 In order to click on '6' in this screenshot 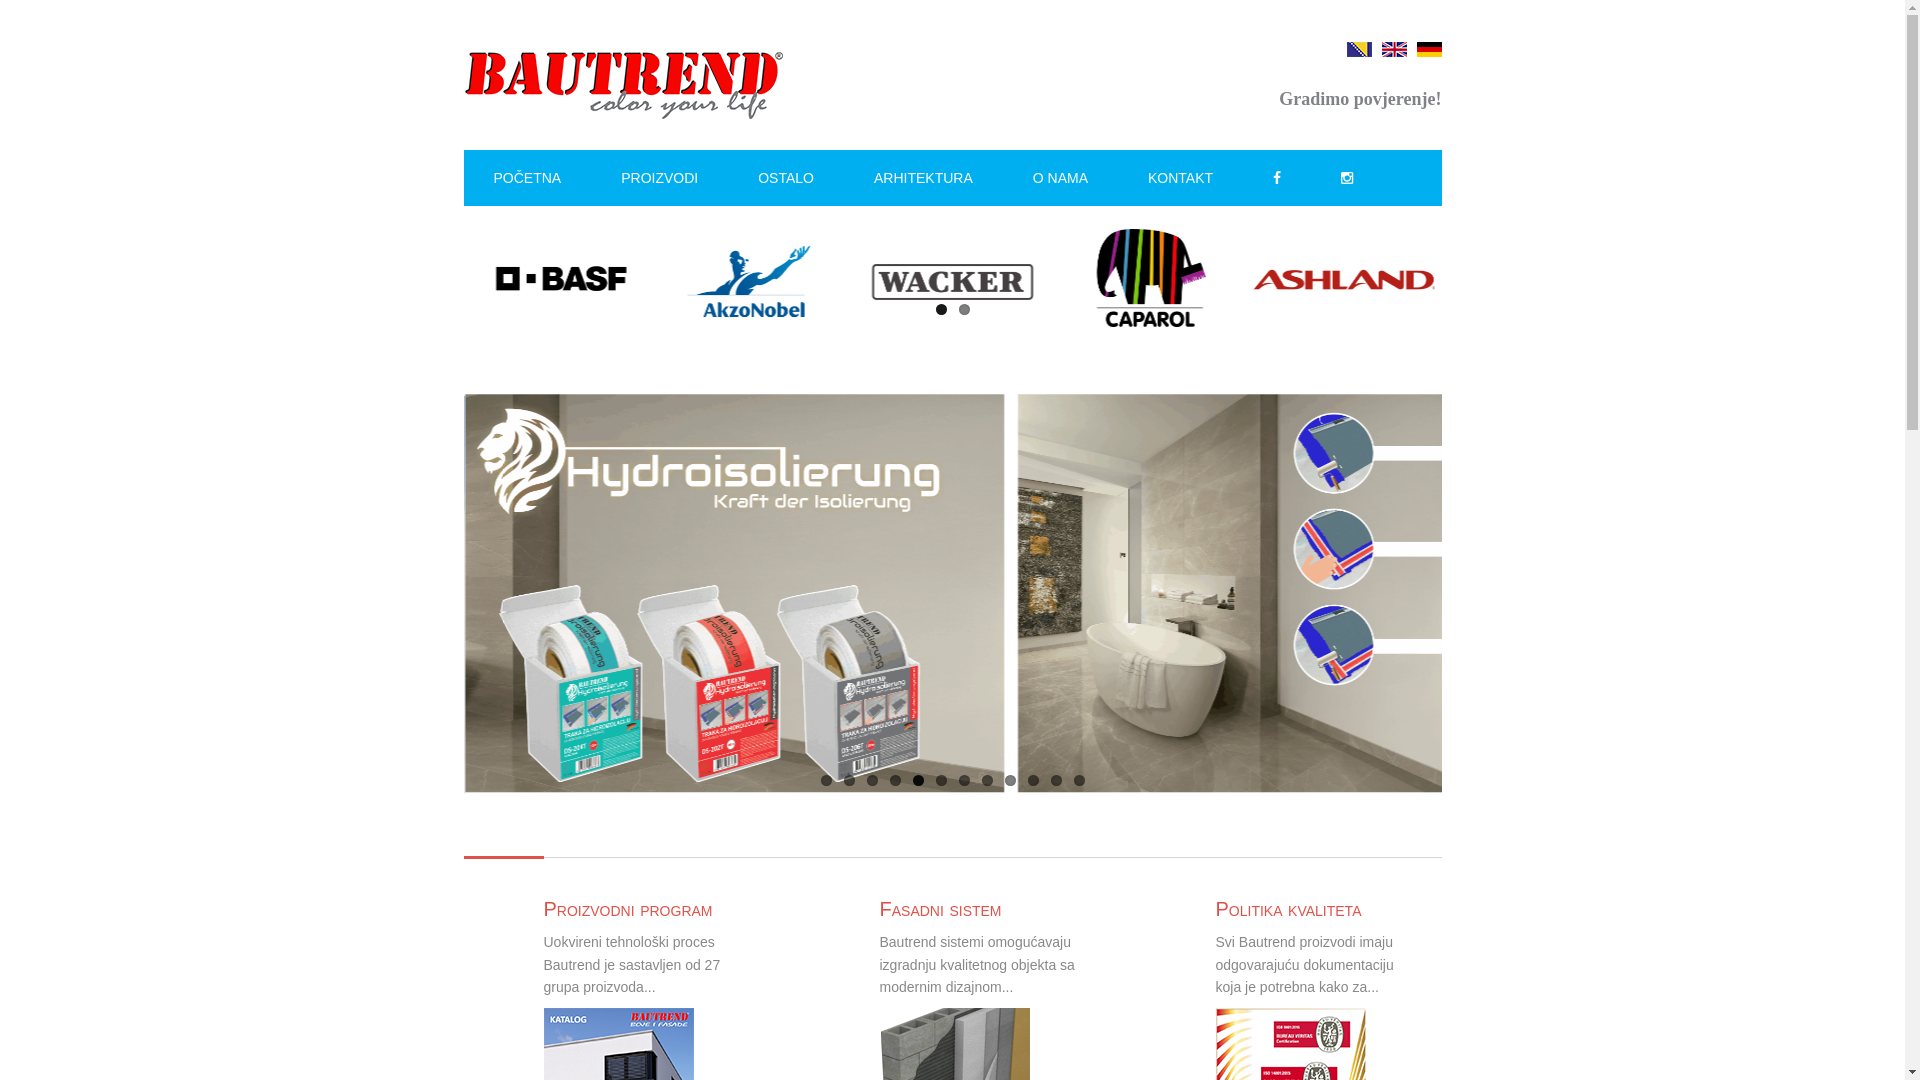, I will do `click(940, 779)`.